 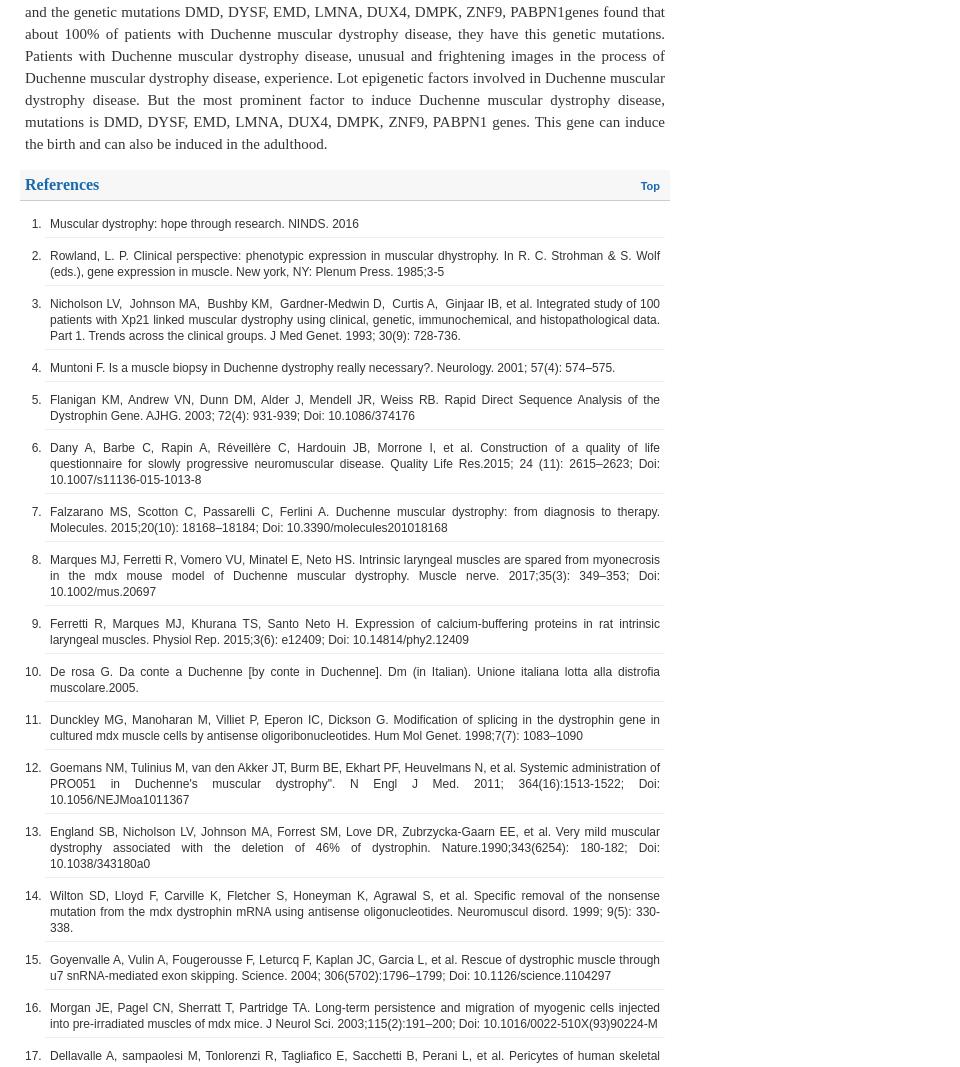 What do you see at coordinates (355, 967) in the screenshot?
I see `'Goyenvalle A, Vulin  A, Fougerousse F, Leturcq F, Kaplan JC, Garcia L, et al. Rescue  of dystrophic muscle through u7 snRNA-mediated exon skipping. Science. 2004; 306(5702):1796–1799;  Doi: 10.1126/science.1104297'` at bounding box center [355, 967].